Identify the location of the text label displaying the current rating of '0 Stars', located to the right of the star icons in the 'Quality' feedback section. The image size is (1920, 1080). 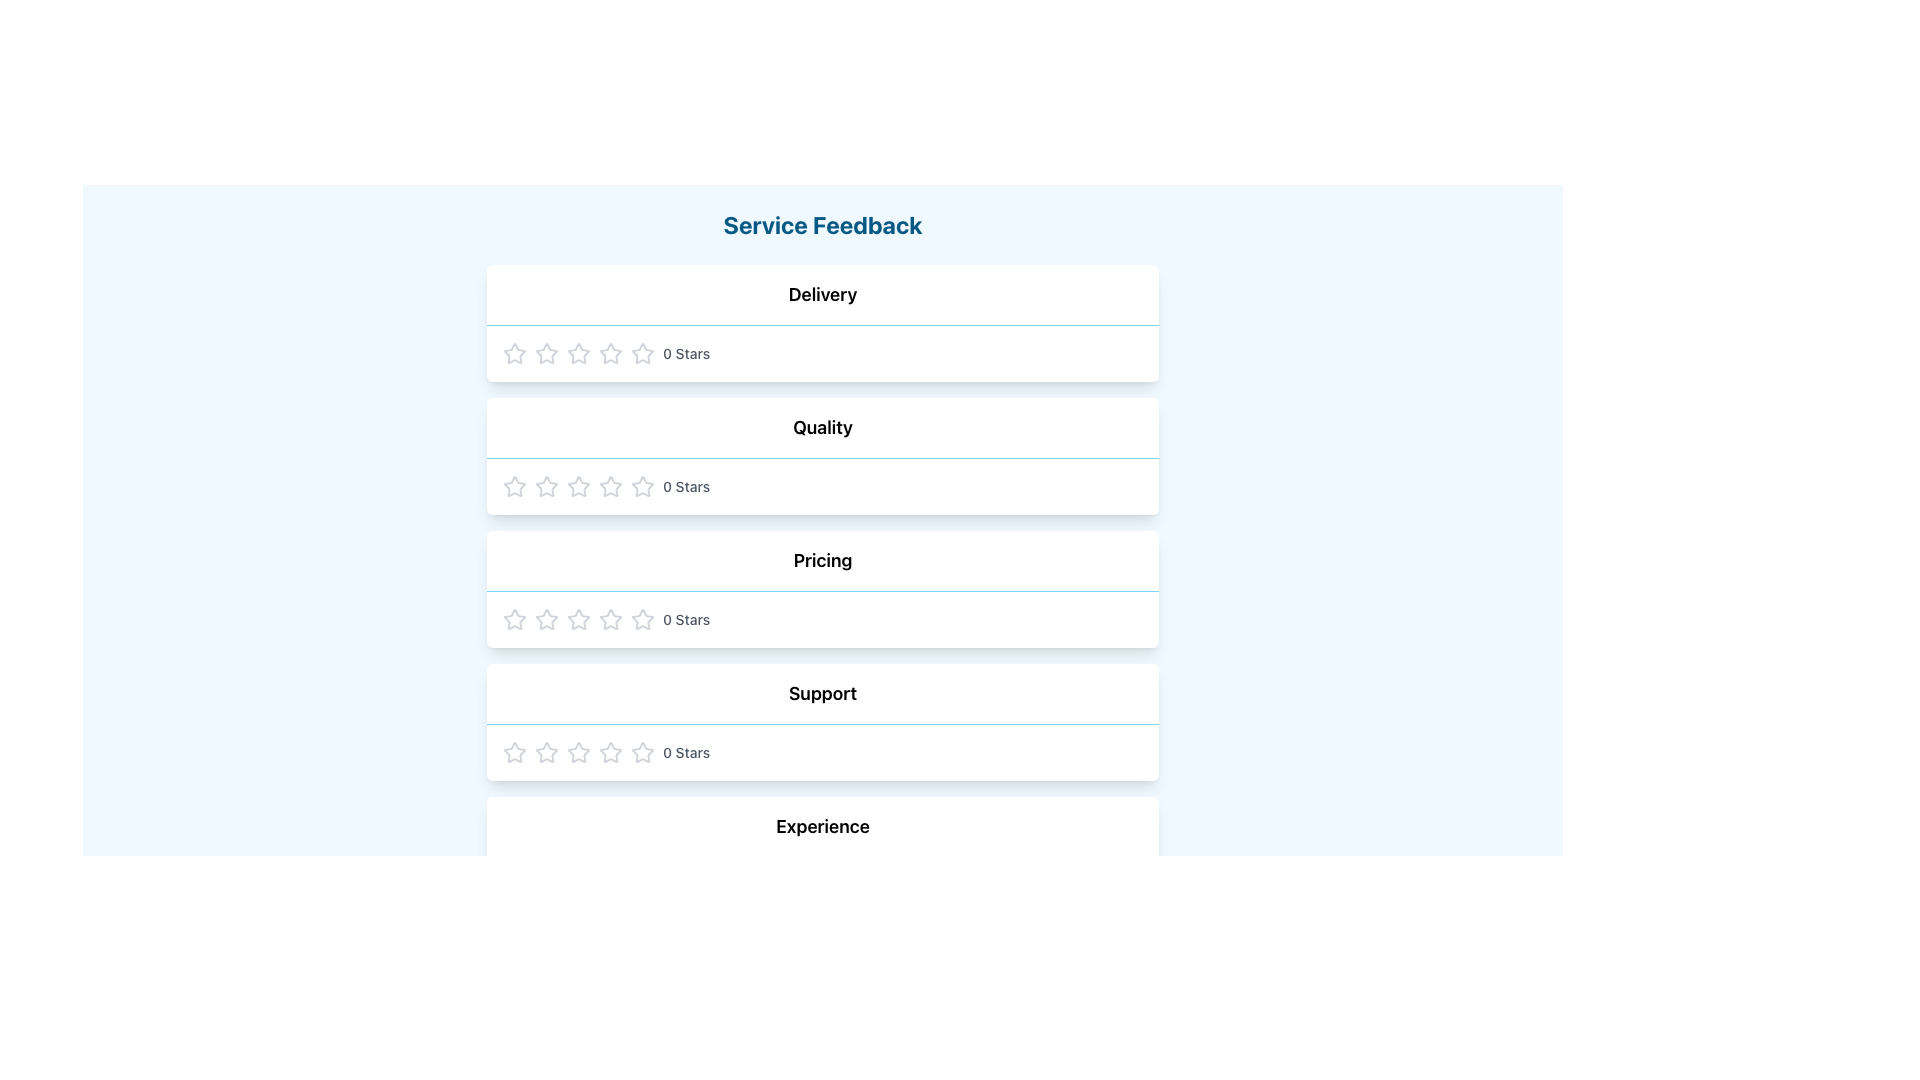
(686, 486).